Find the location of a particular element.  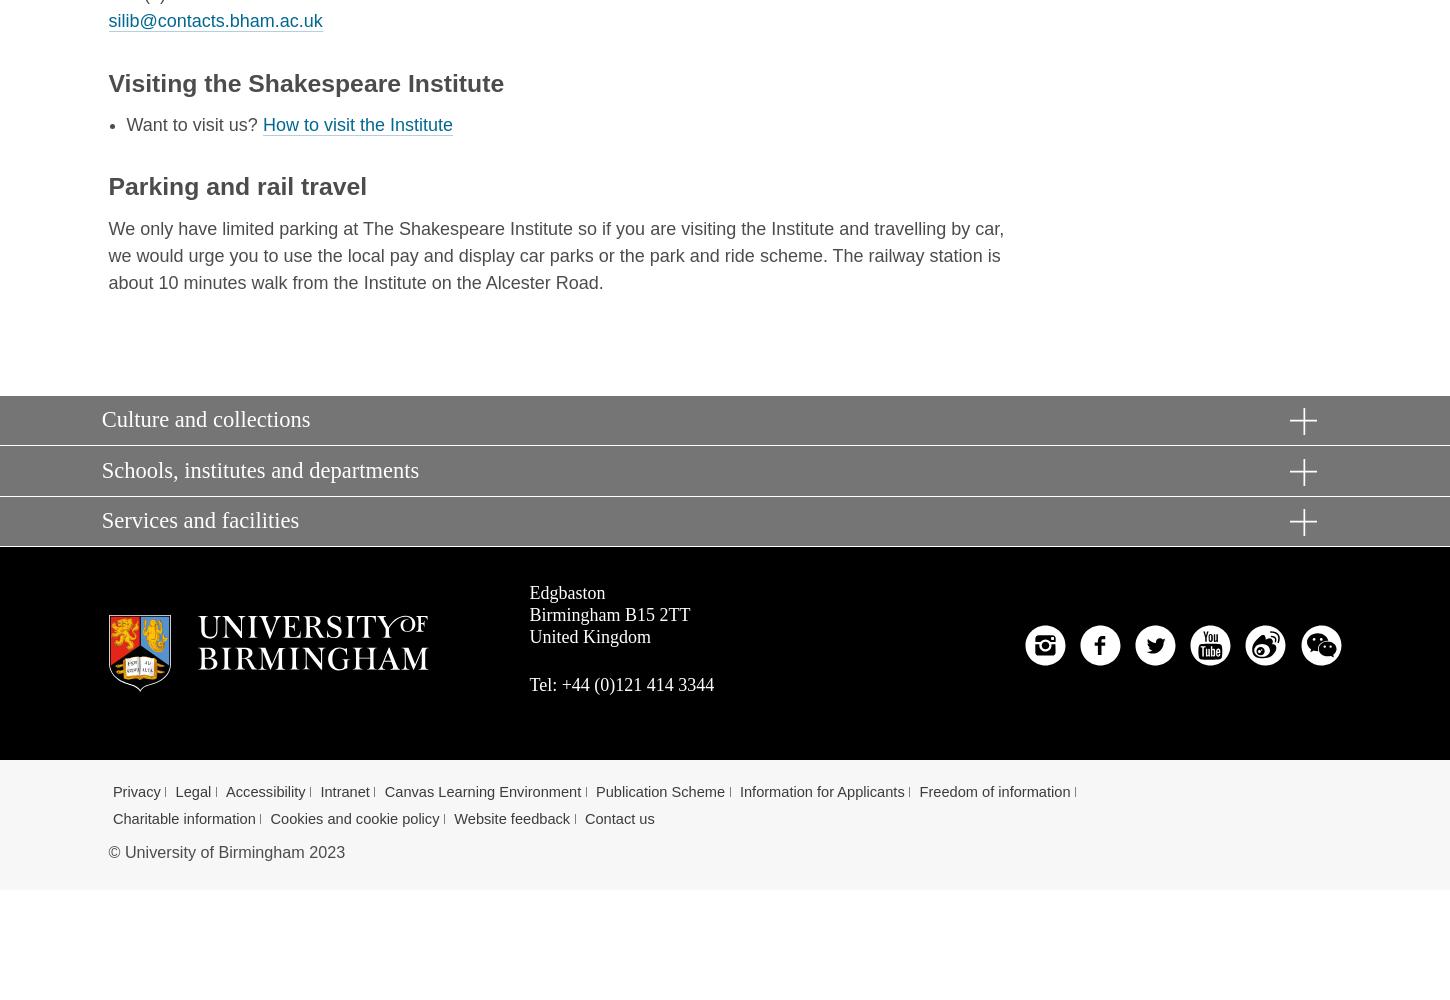

'Legal' is located at coordinates (174, 791).